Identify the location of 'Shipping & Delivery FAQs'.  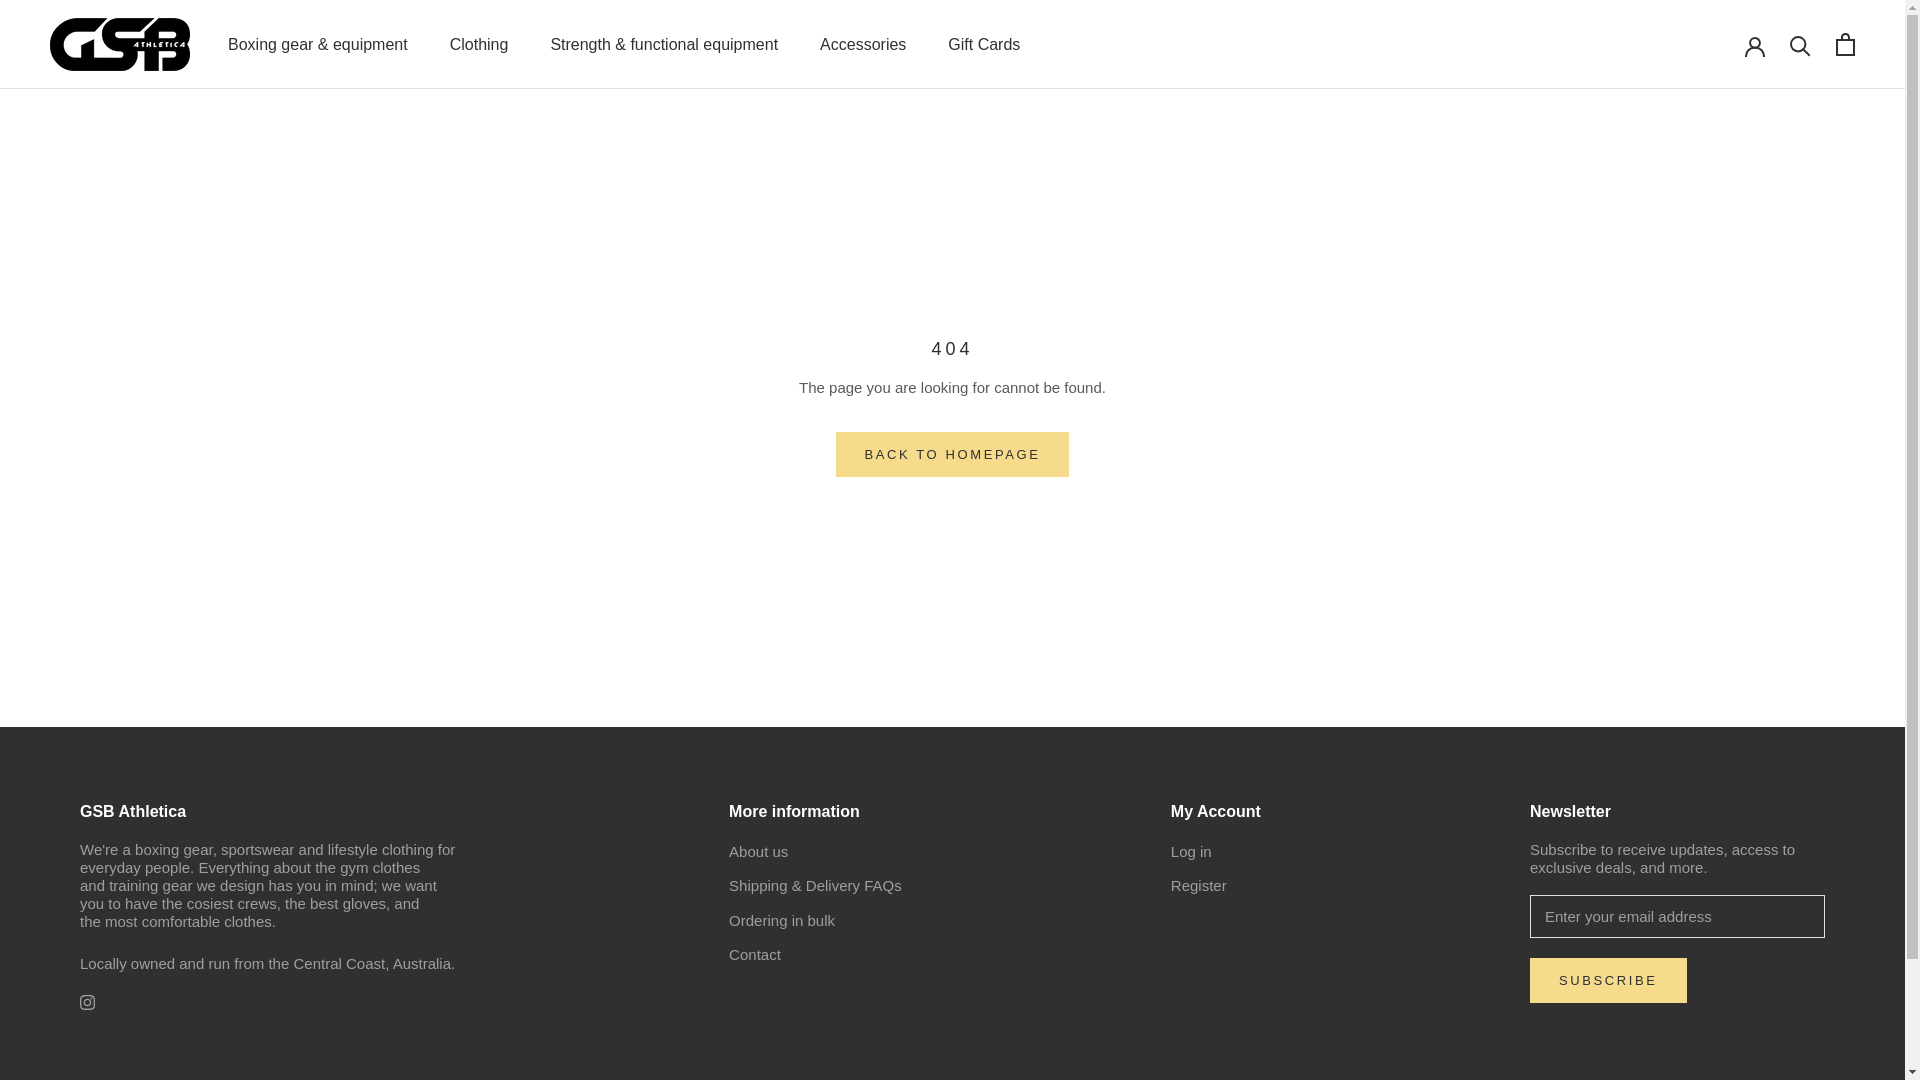
(815, 885).